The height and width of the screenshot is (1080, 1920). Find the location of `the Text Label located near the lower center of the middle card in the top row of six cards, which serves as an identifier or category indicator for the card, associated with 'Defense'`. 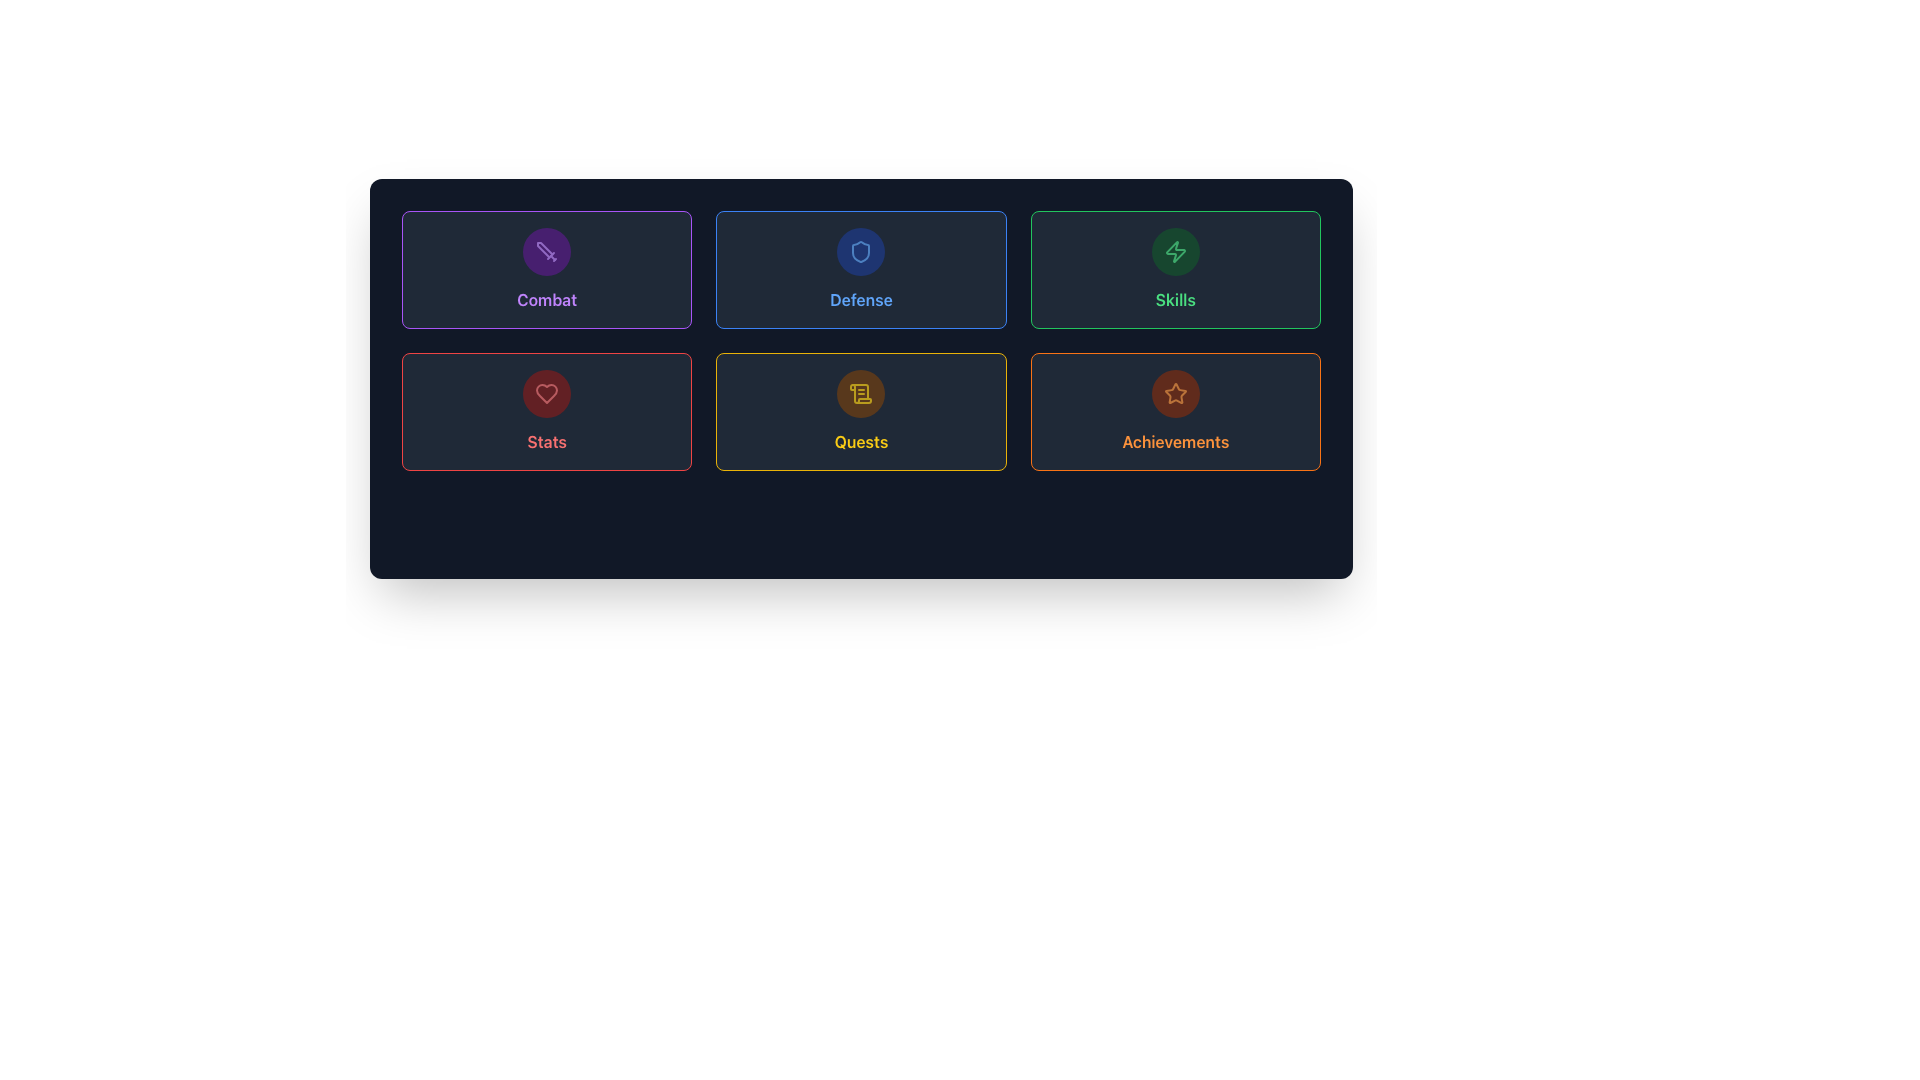

the Text Label located near the lower center of the middle card in the top row of six cards, which serves as an identifier or category indicator for the card, associated with 'Defense' is located at coordinates (861, 300).